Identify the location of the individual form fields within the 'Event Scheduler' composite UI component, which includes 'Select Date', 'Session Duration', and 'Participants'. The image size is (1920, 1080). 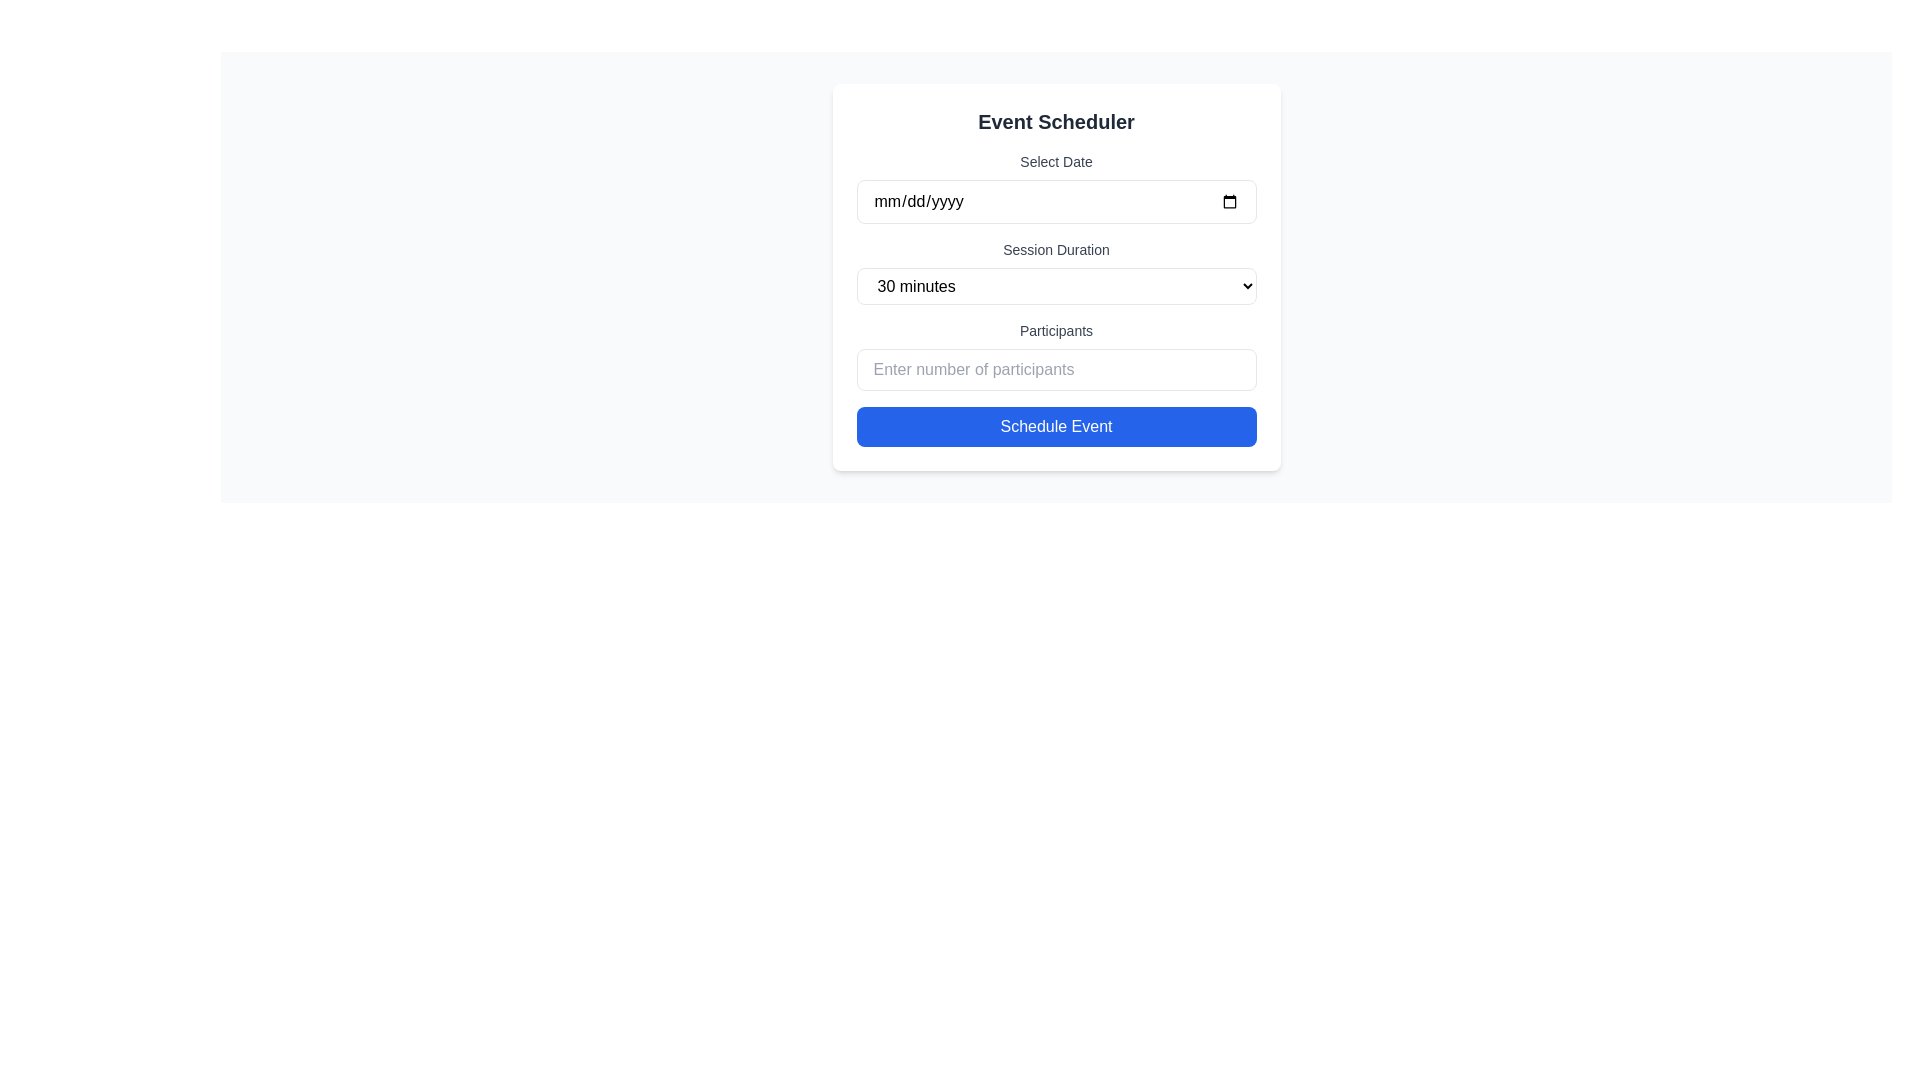
(1055, 277).